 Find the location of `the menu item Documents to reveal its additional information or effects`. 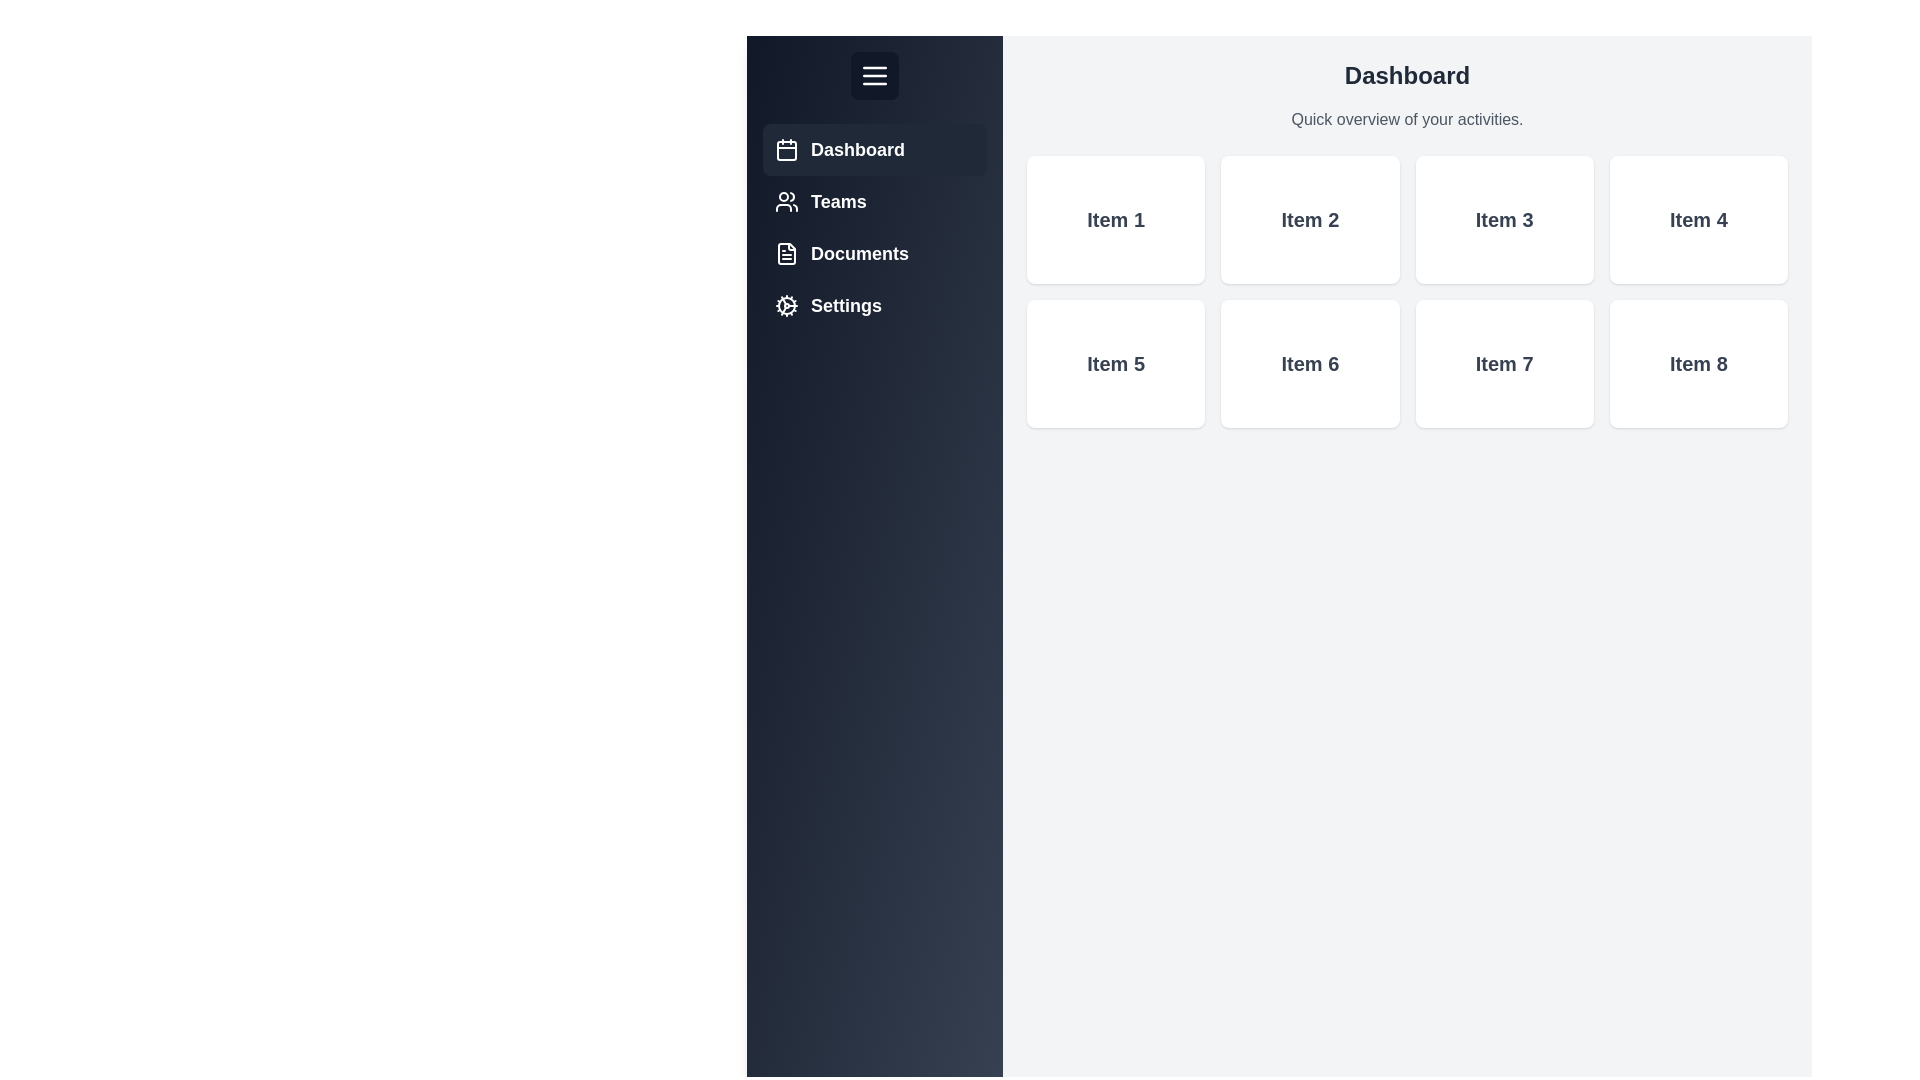

the menu item Documents to reveal its additional information or effects is located at coordinates (874, 253).